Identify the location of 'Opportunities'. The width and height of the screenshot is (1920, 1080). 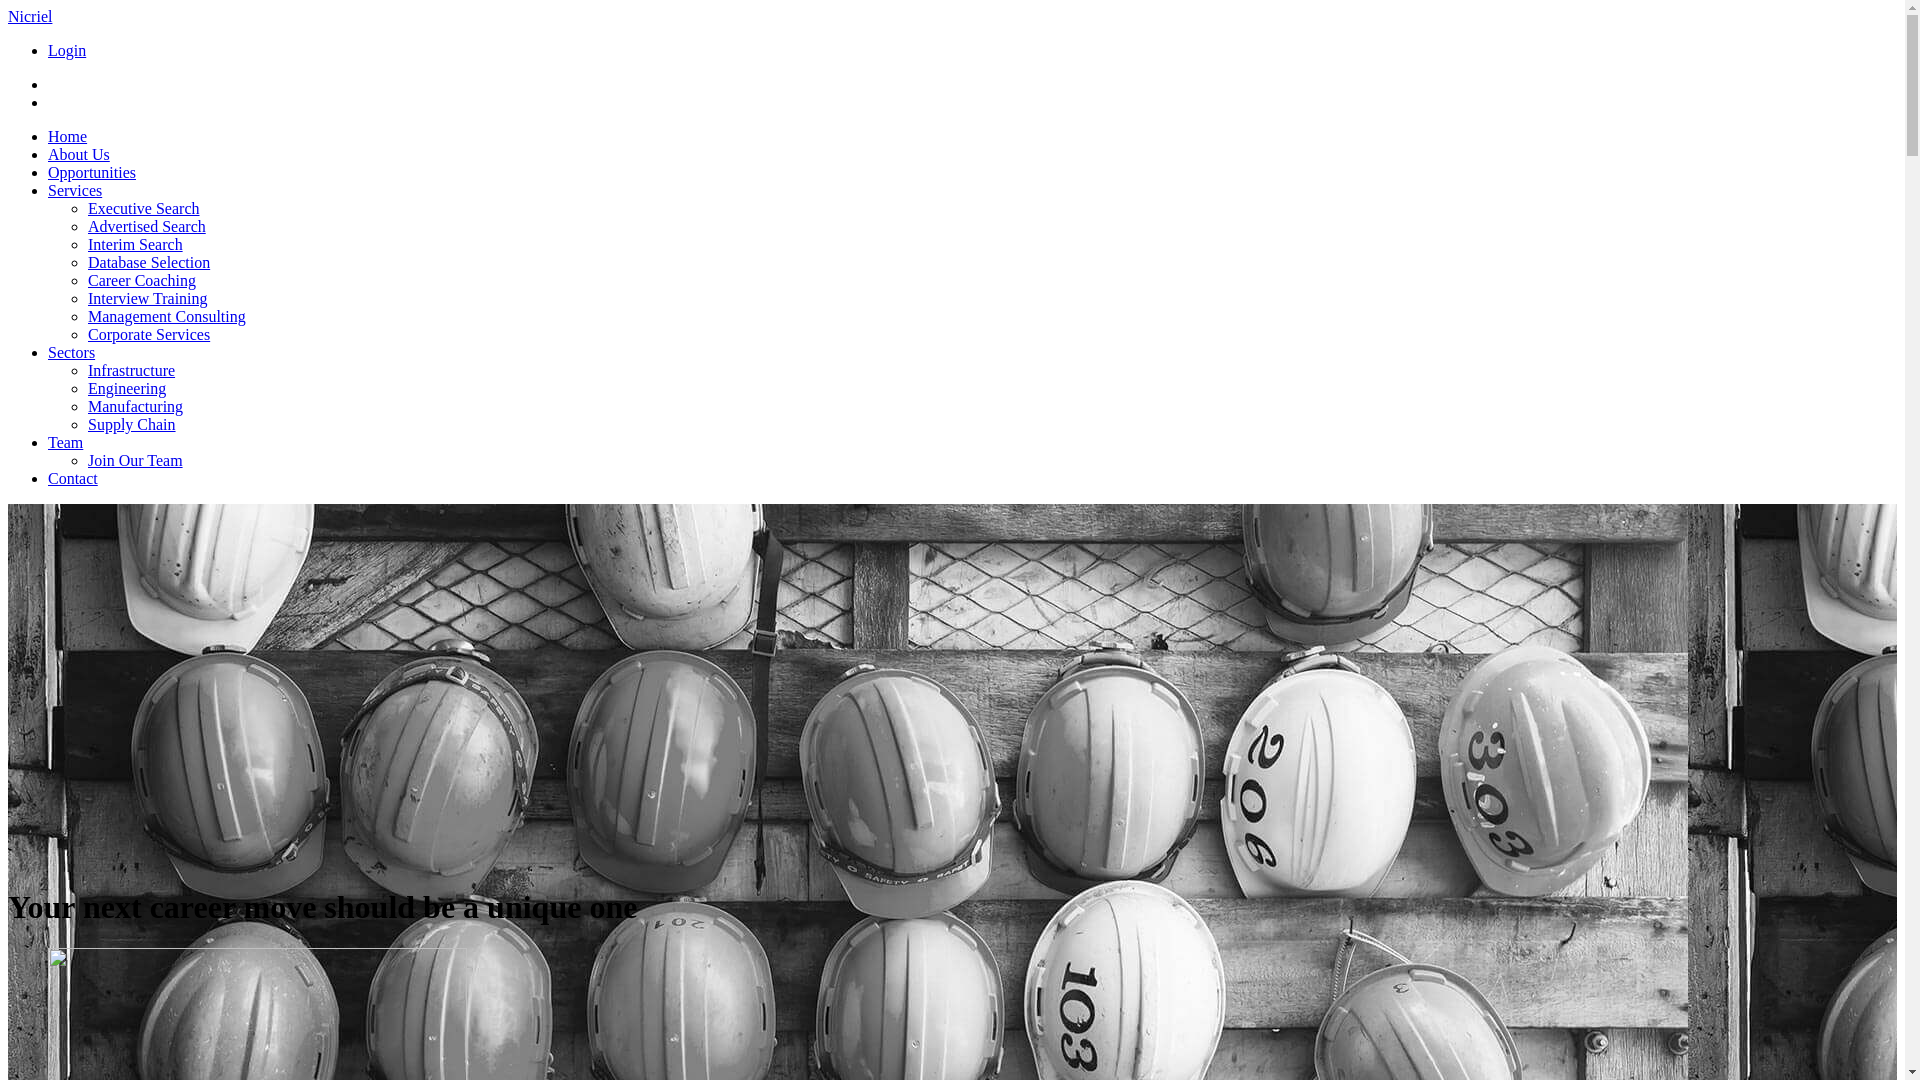
(90, 171).